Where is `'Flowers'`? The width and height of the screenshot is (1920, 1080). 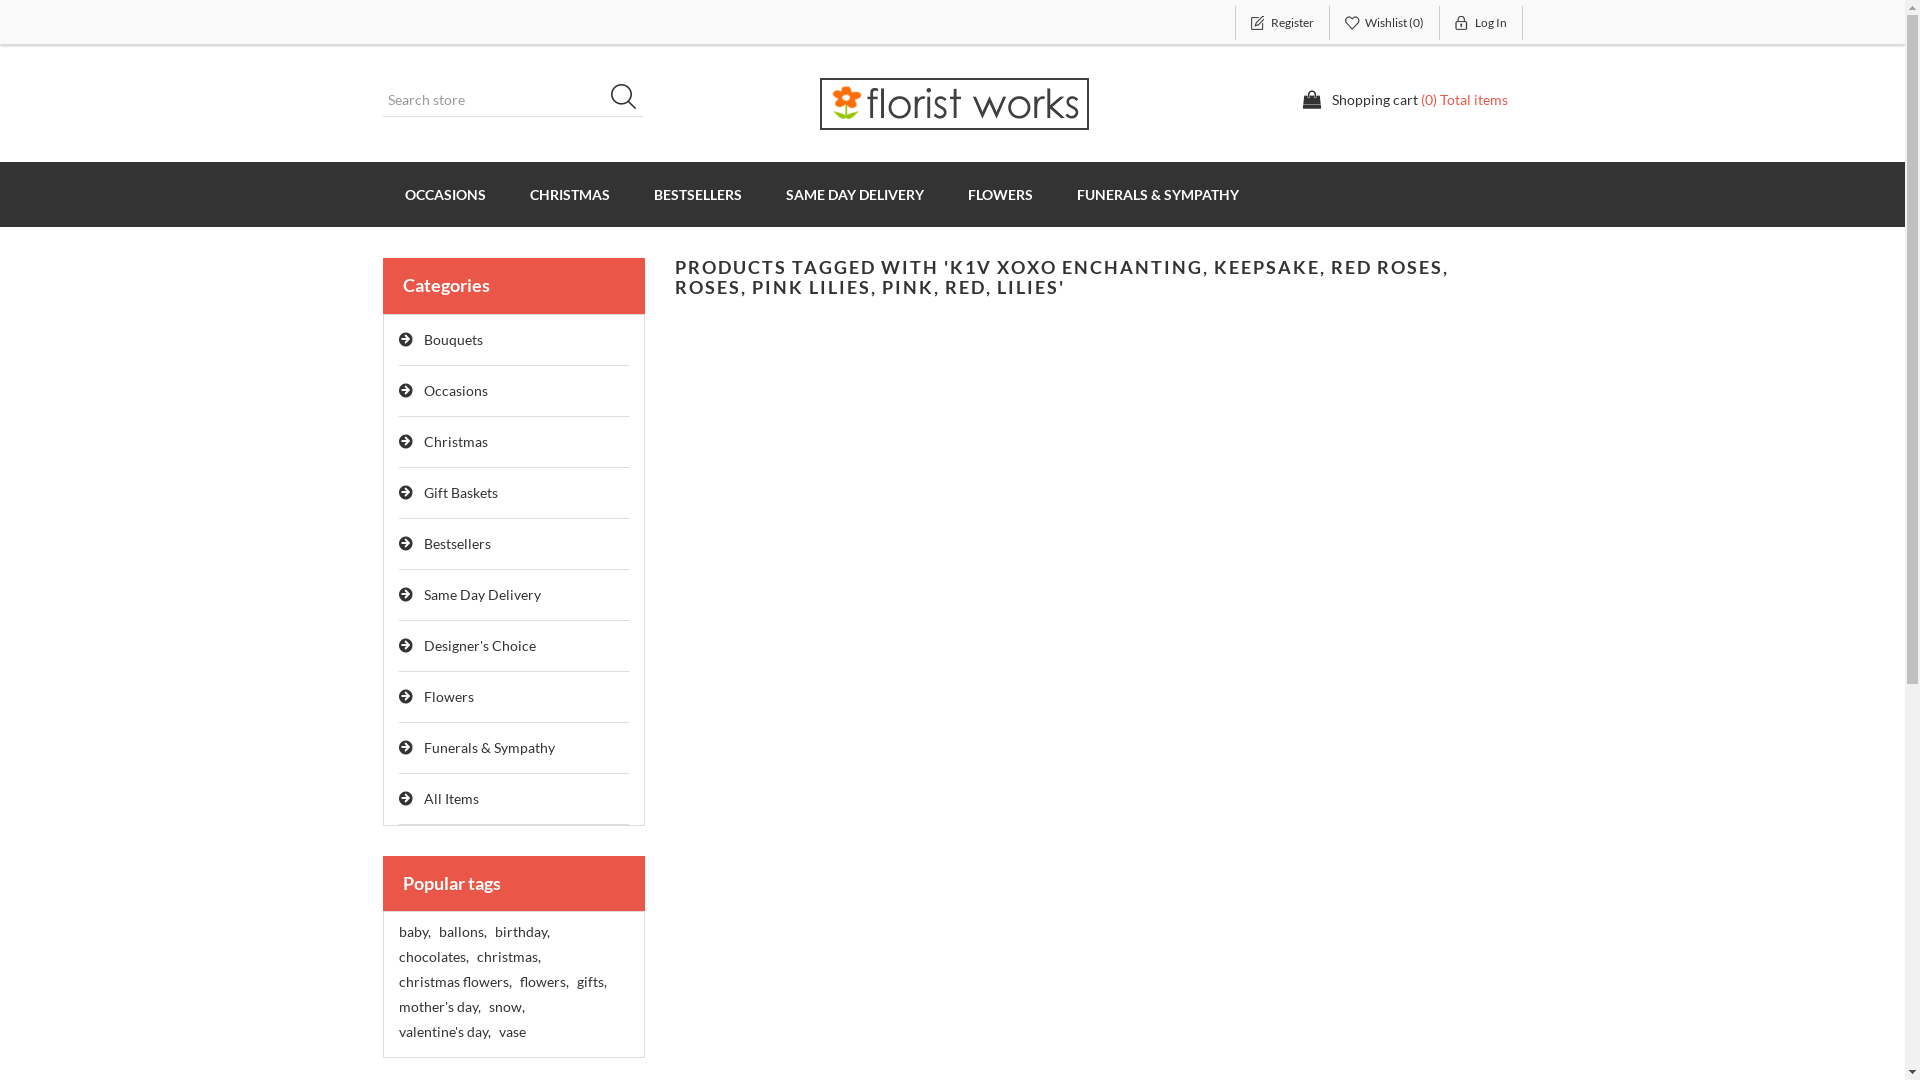 'Flowers' is located at coordinates (513, 696).